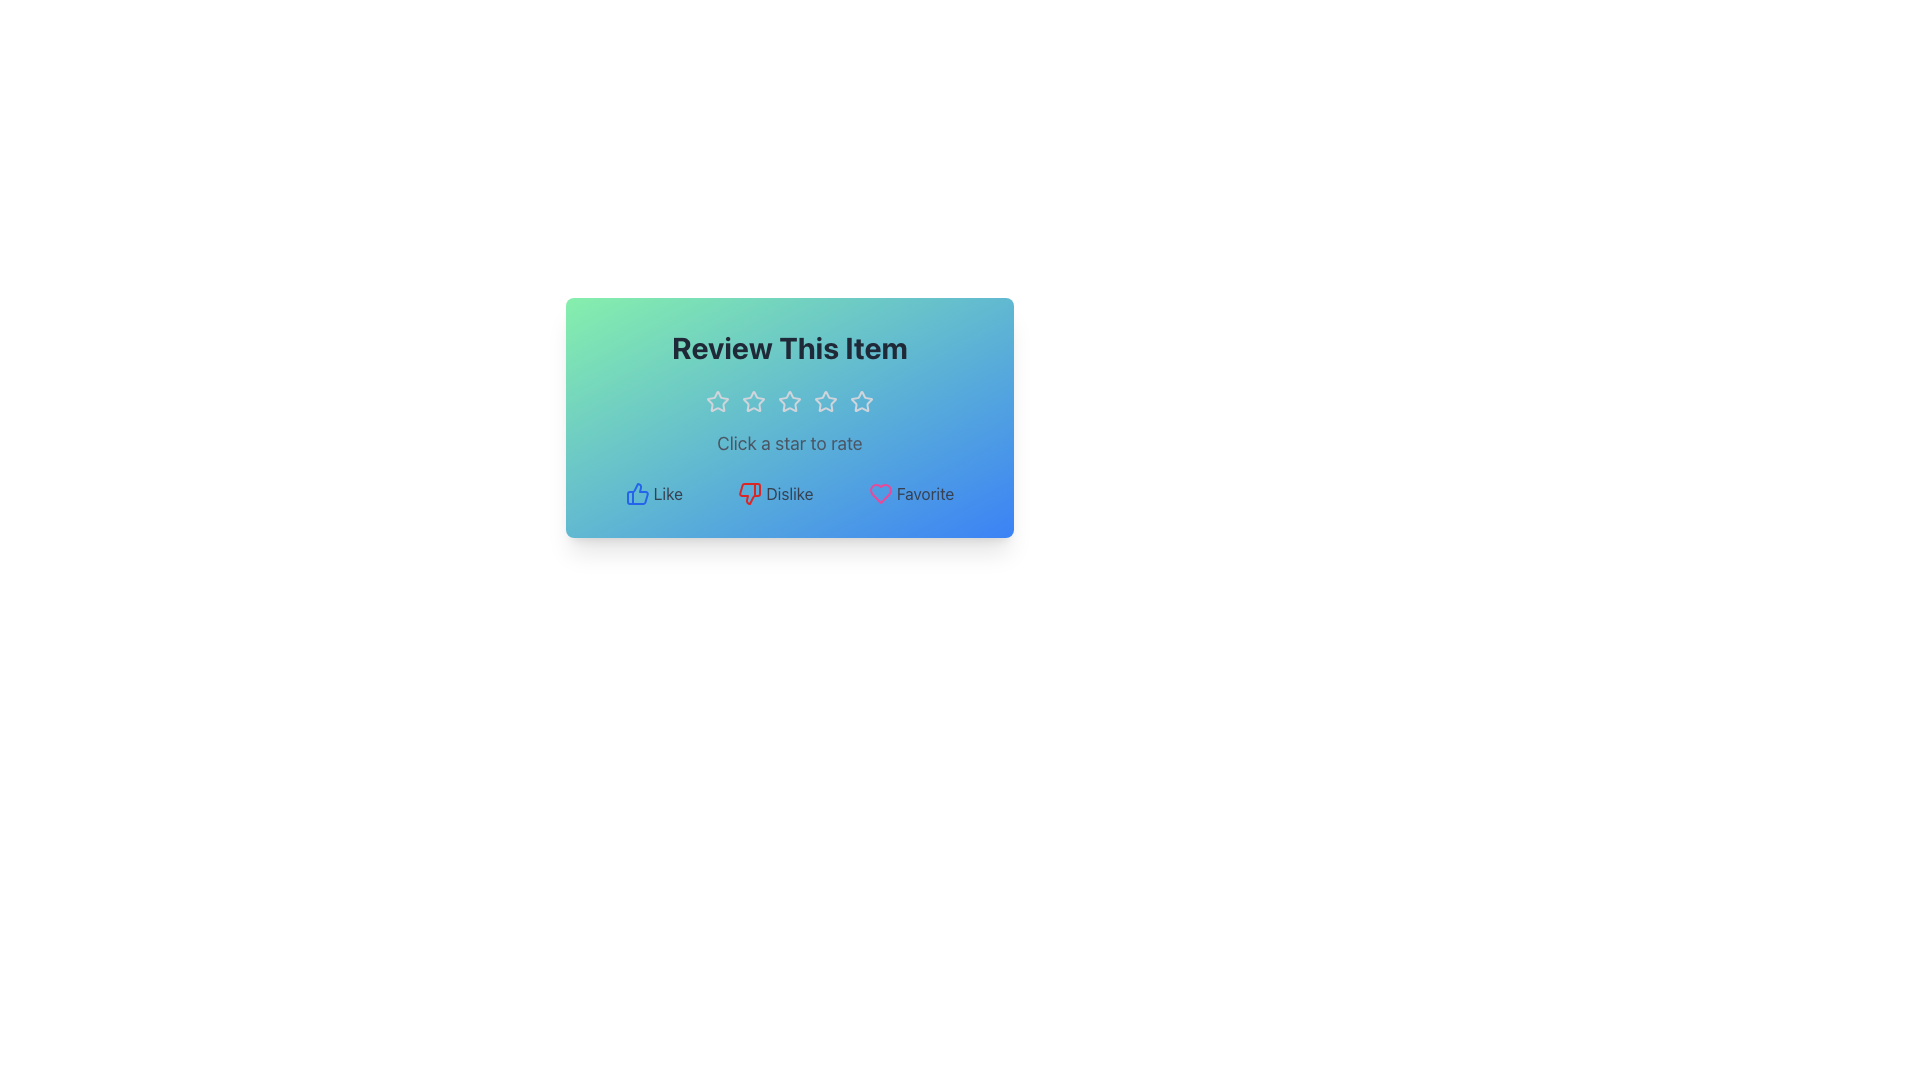 Image resolution: width=1920 pixels, height=1080 pixels. What do you see at coordinates (862, 401) in the screenshot?
I see `the fifth star-shaped icon in the rating system` at bounding box center [862, 401].